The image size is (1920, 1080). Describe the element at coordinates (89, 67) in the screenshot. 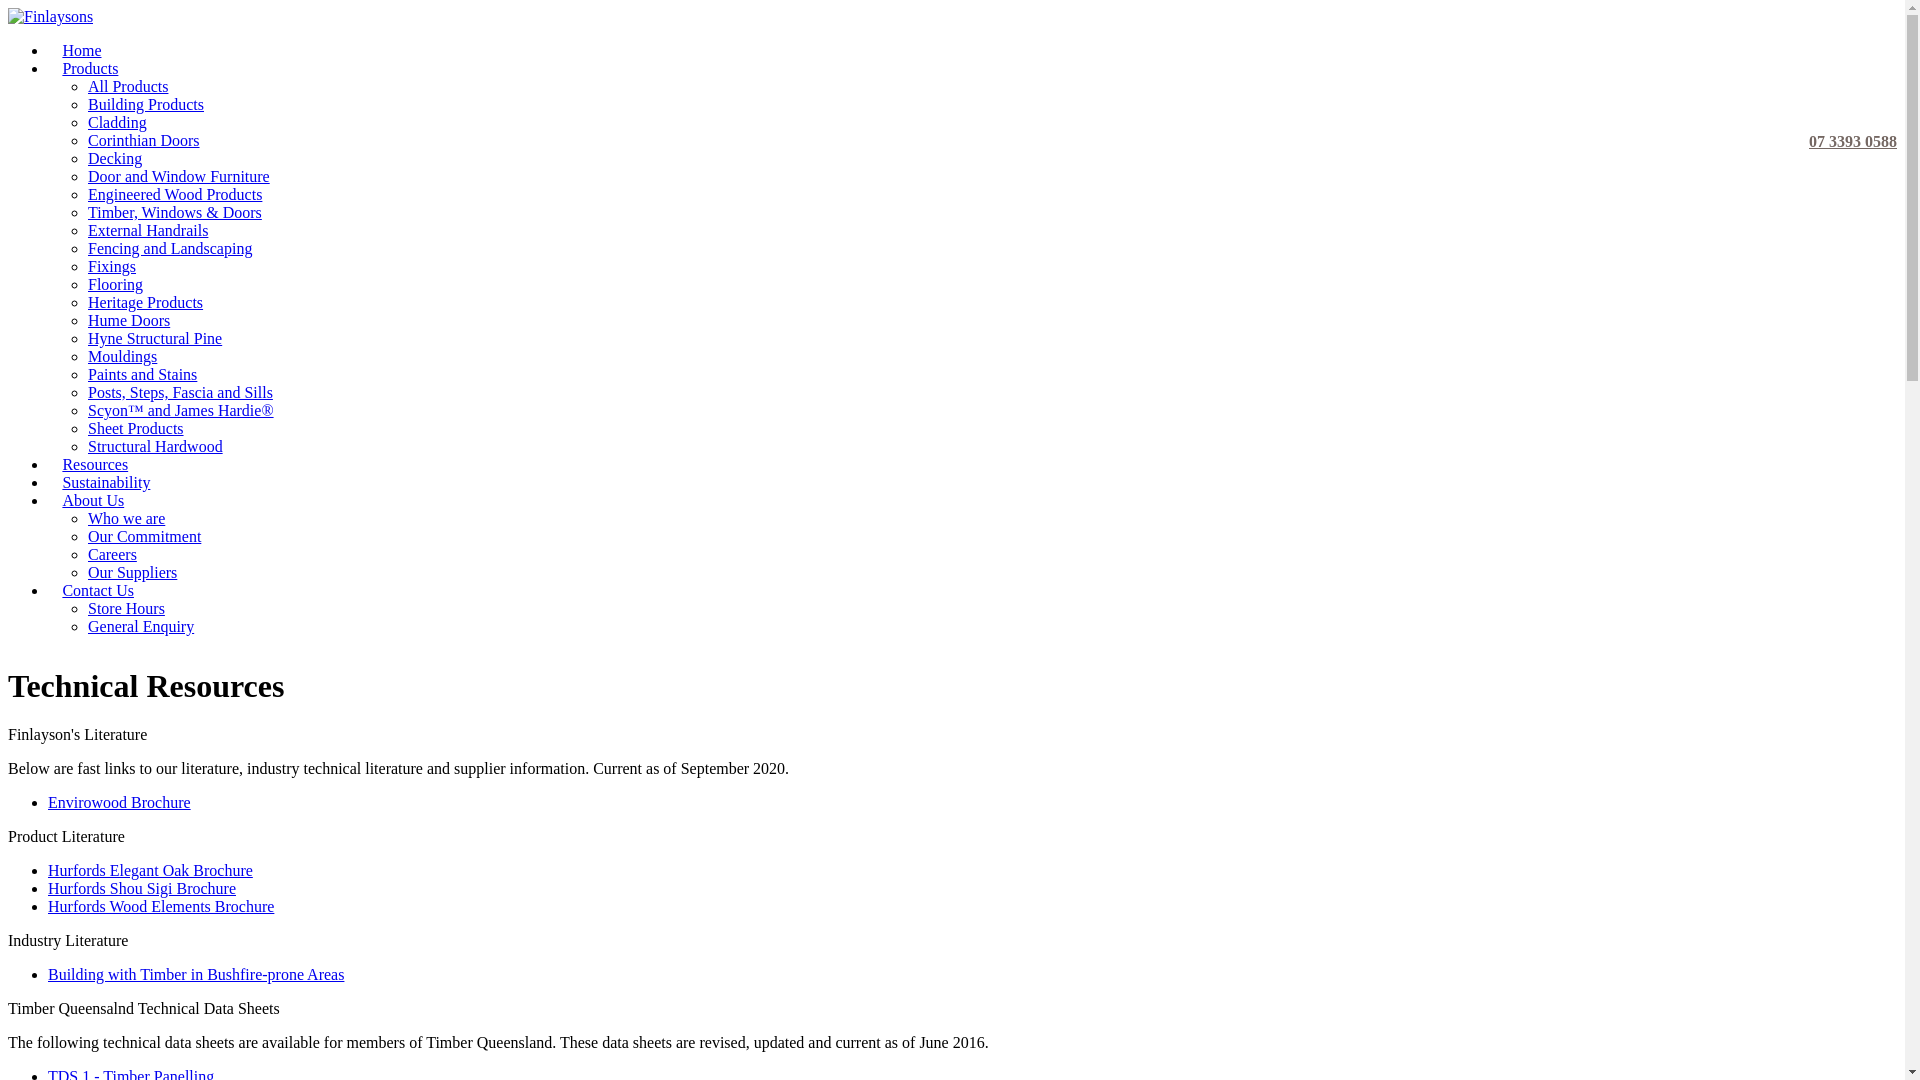

I see `'Products'` at that location.